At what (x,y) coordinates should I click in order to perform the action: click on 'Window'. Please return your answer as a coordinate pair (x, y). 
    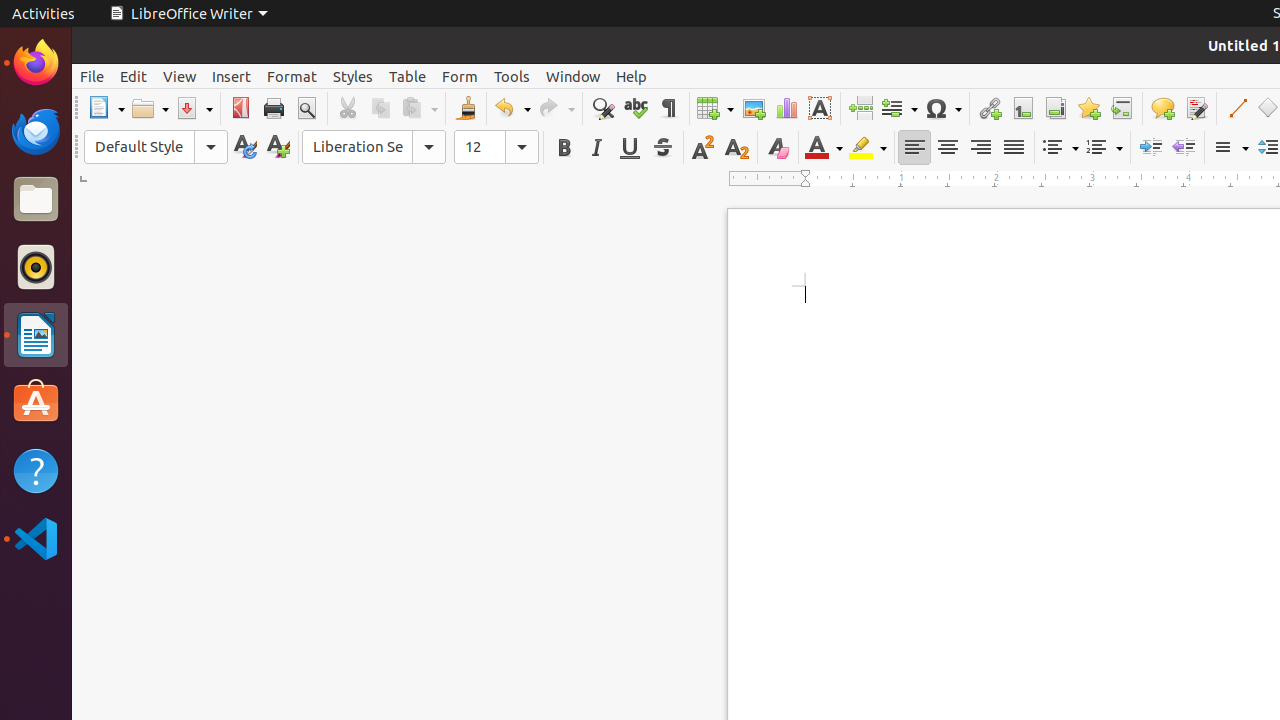
    Looking at the image, I should click on (572, 75).